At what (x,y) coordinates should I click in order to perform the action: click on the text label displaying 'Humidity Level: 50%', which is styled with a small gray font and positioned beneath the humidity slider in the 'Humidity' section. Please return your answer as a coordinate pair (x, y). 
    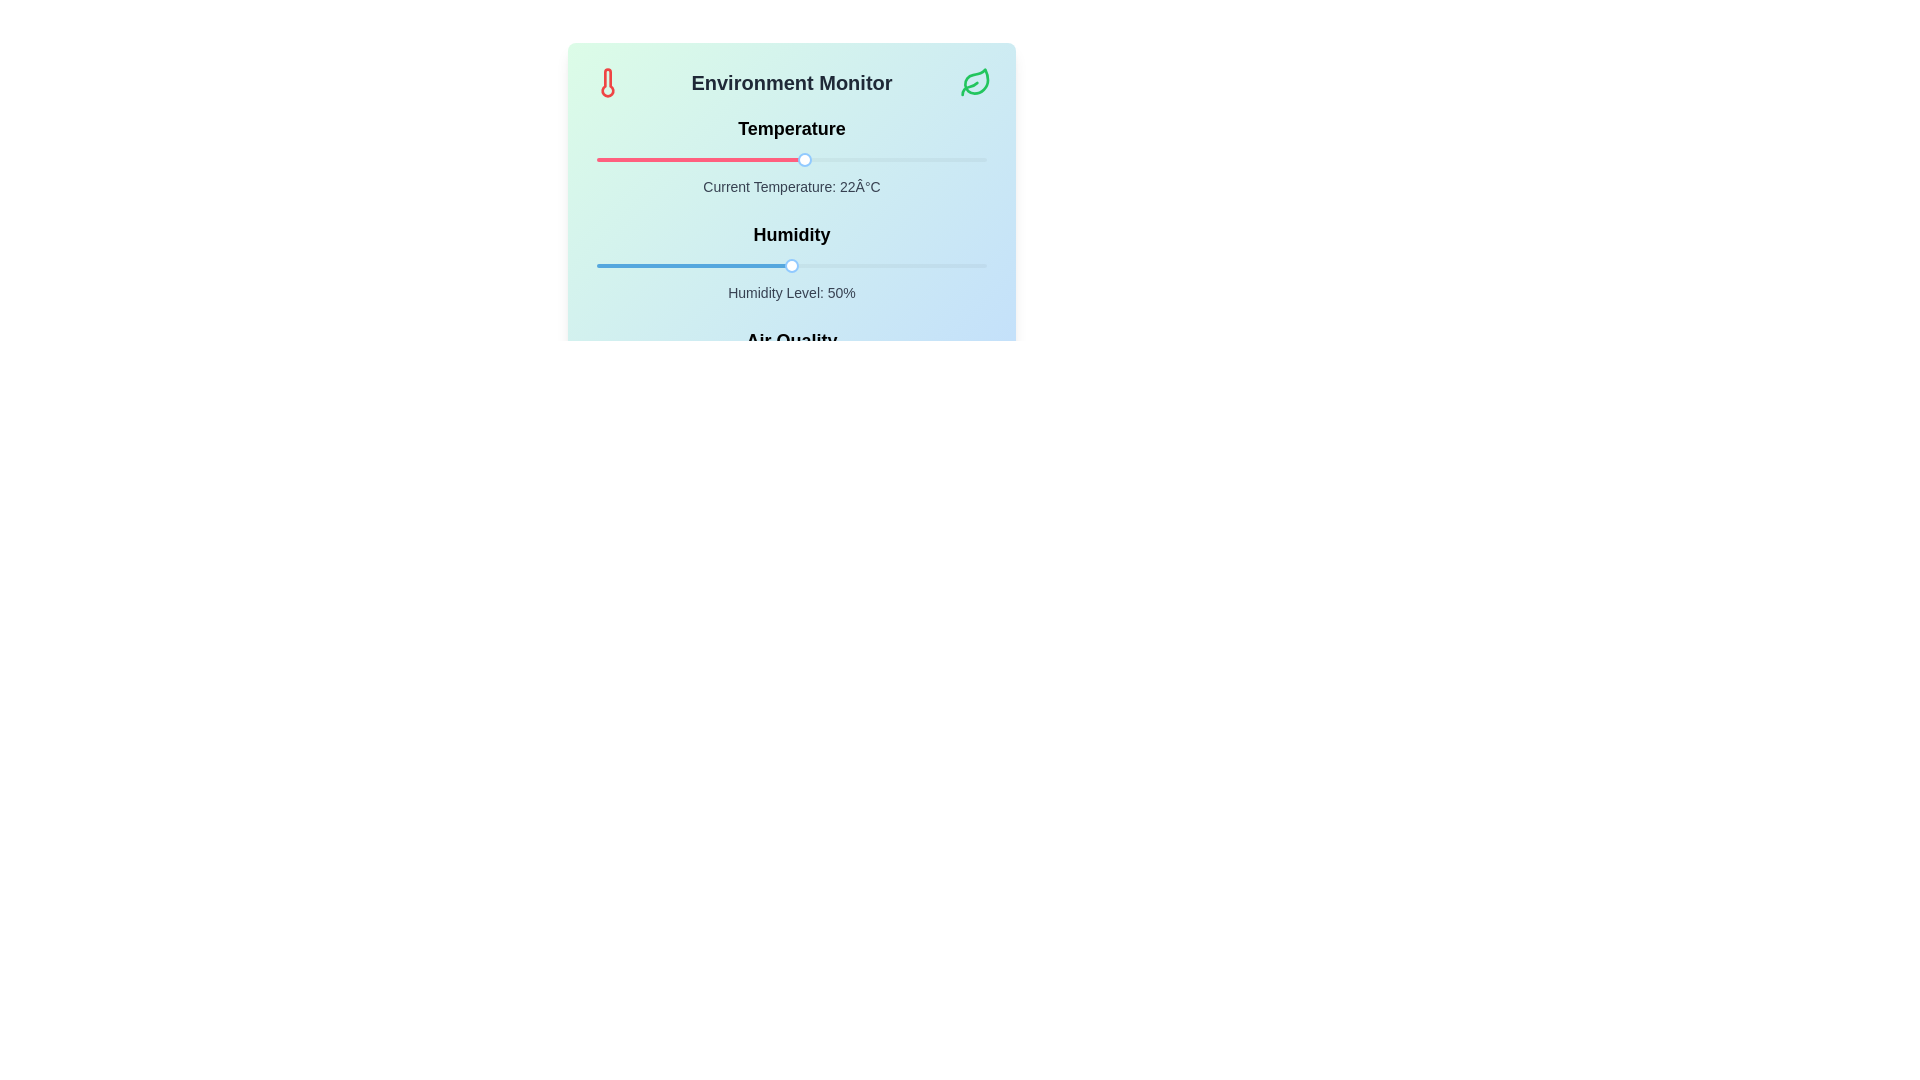
    Looking at the image, I should click on (791, 293).